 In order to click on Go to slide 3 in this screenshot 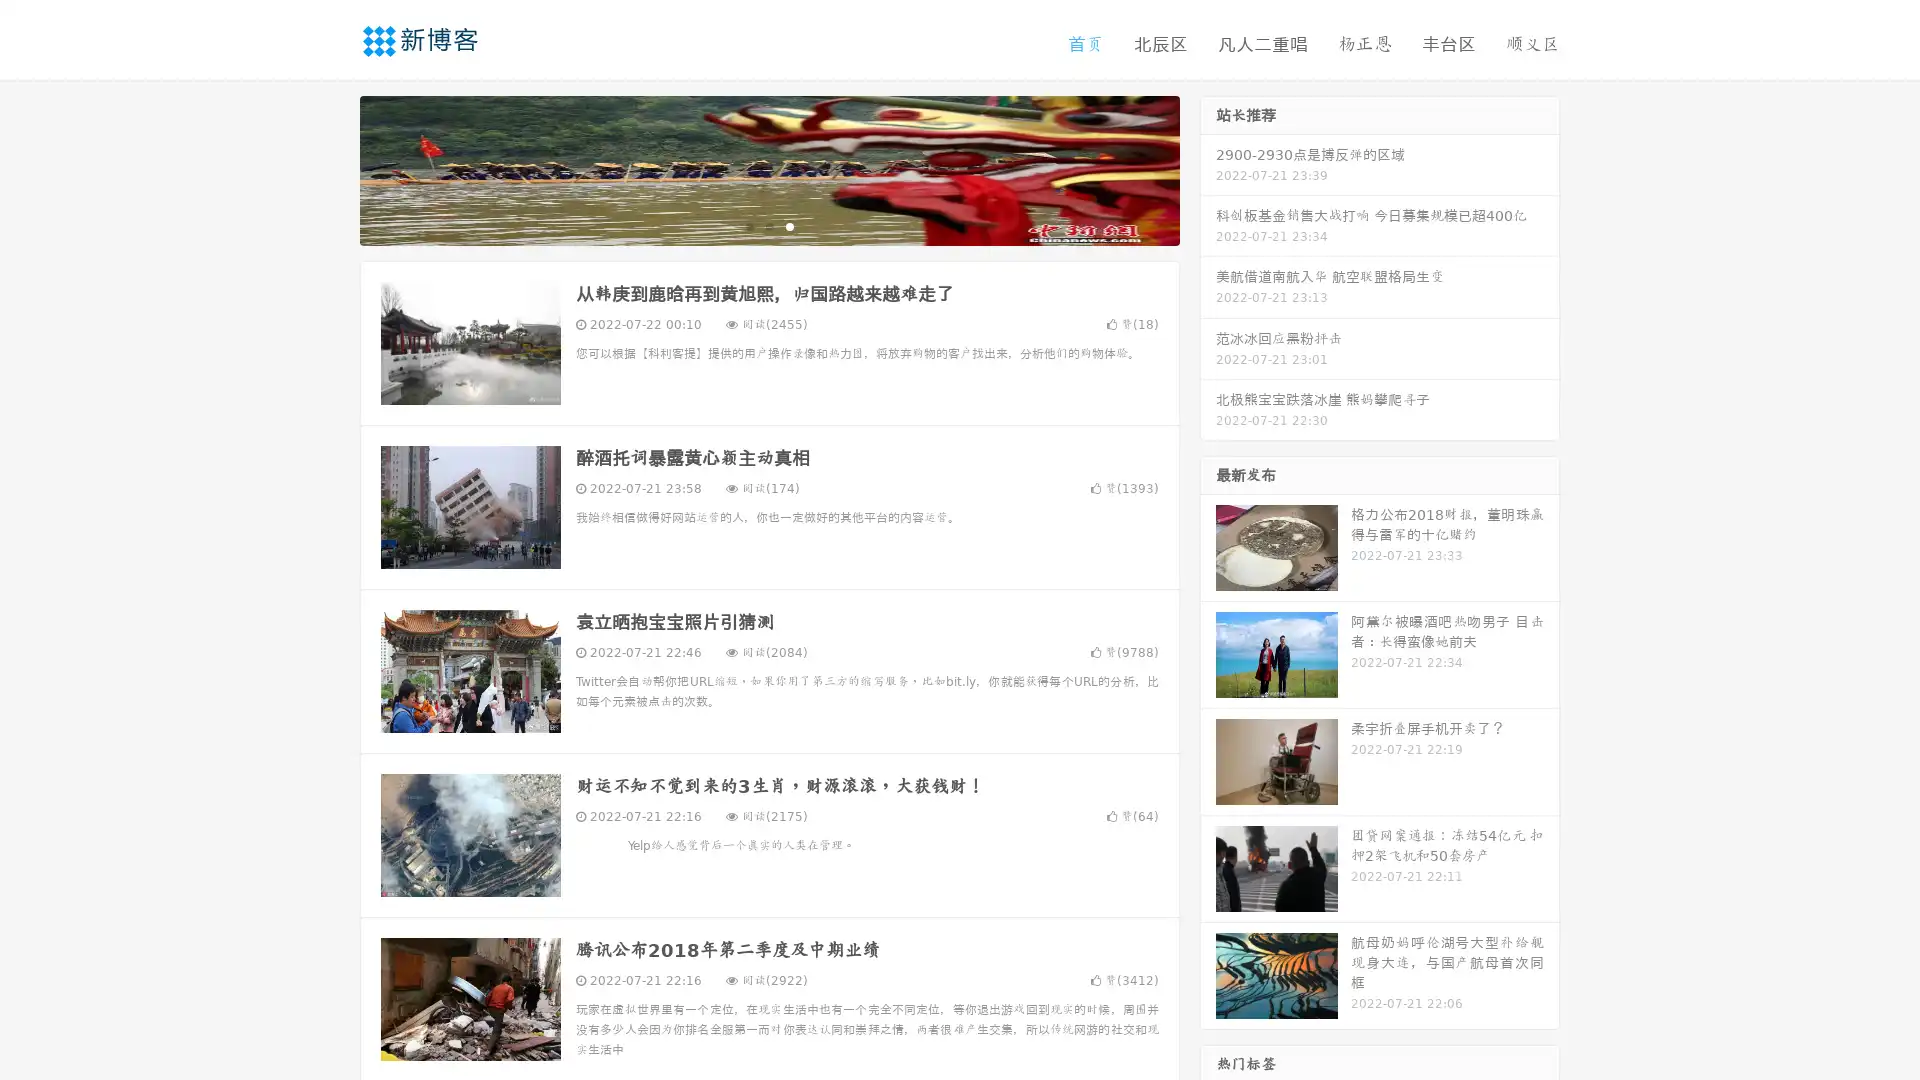, I will do `click(789, 225)`.